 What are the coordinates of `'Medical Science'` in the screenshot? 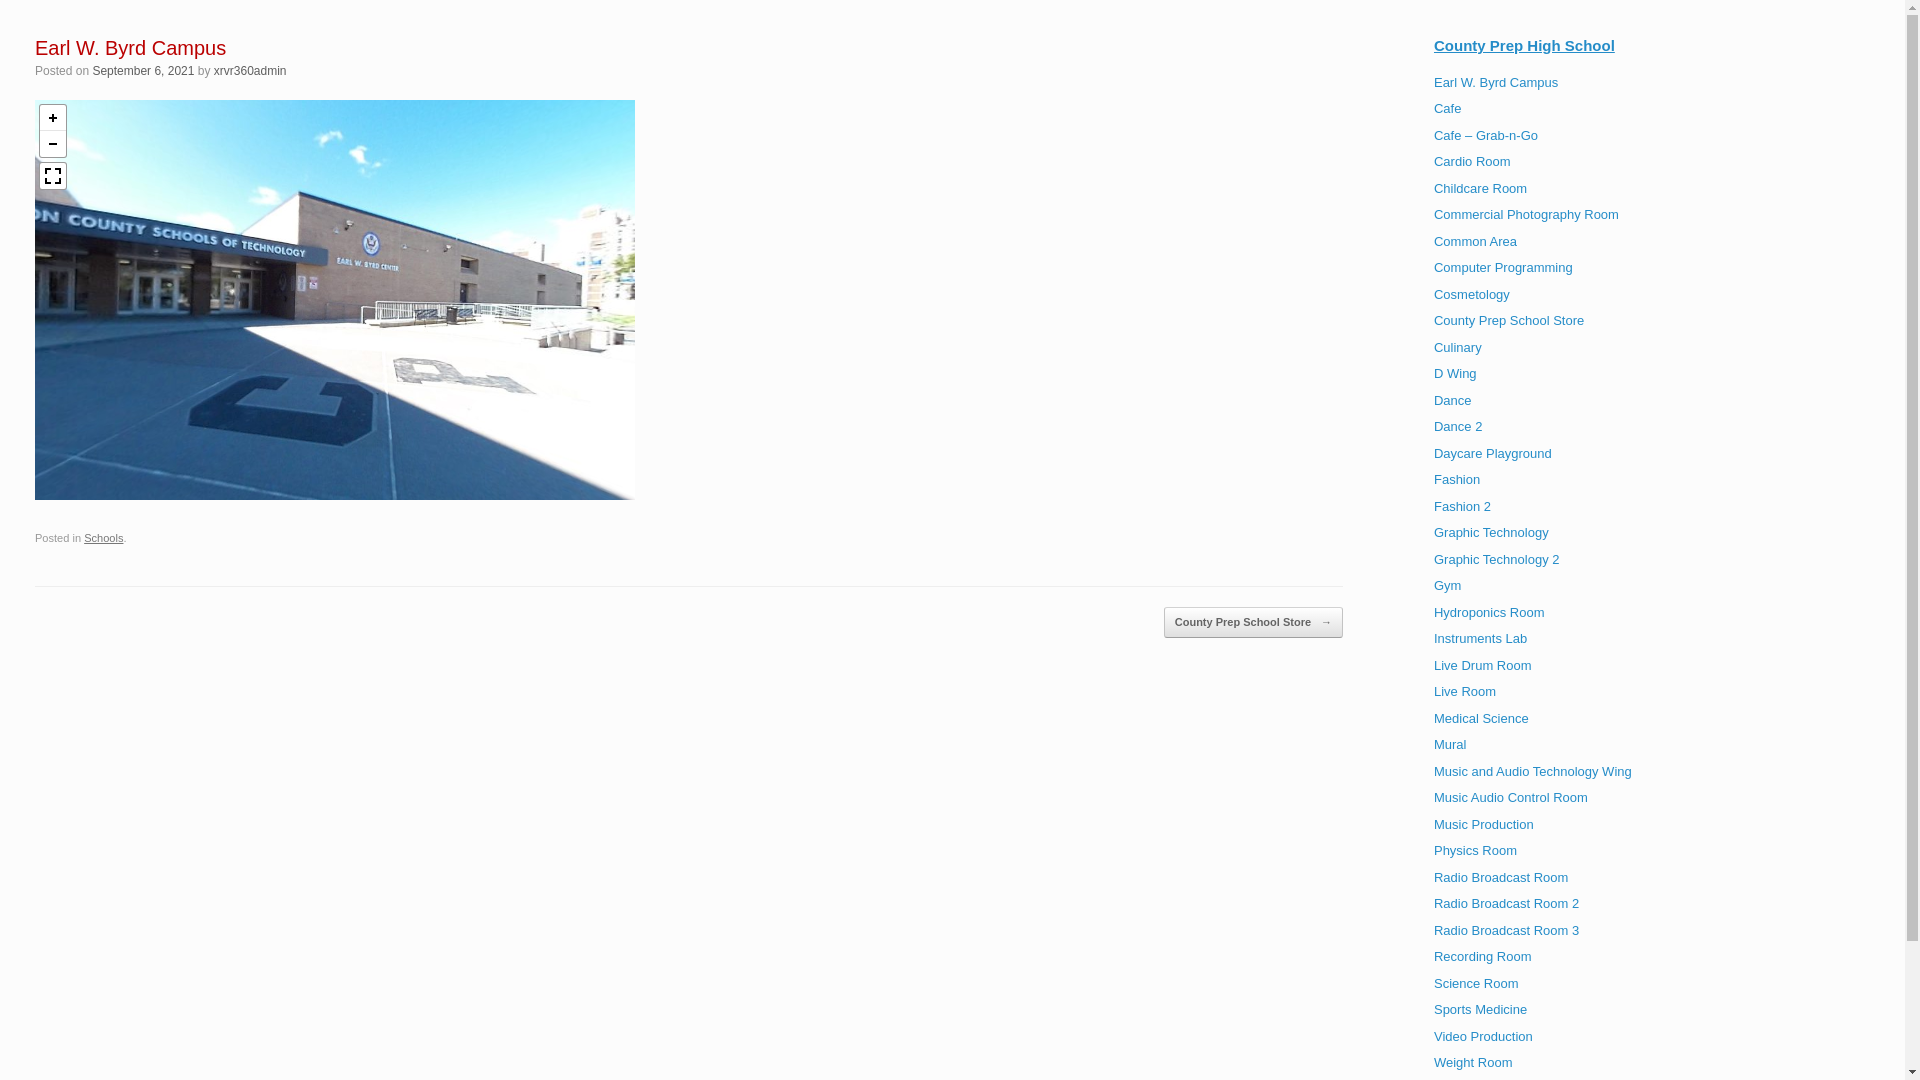 It's located at (1481, 716).